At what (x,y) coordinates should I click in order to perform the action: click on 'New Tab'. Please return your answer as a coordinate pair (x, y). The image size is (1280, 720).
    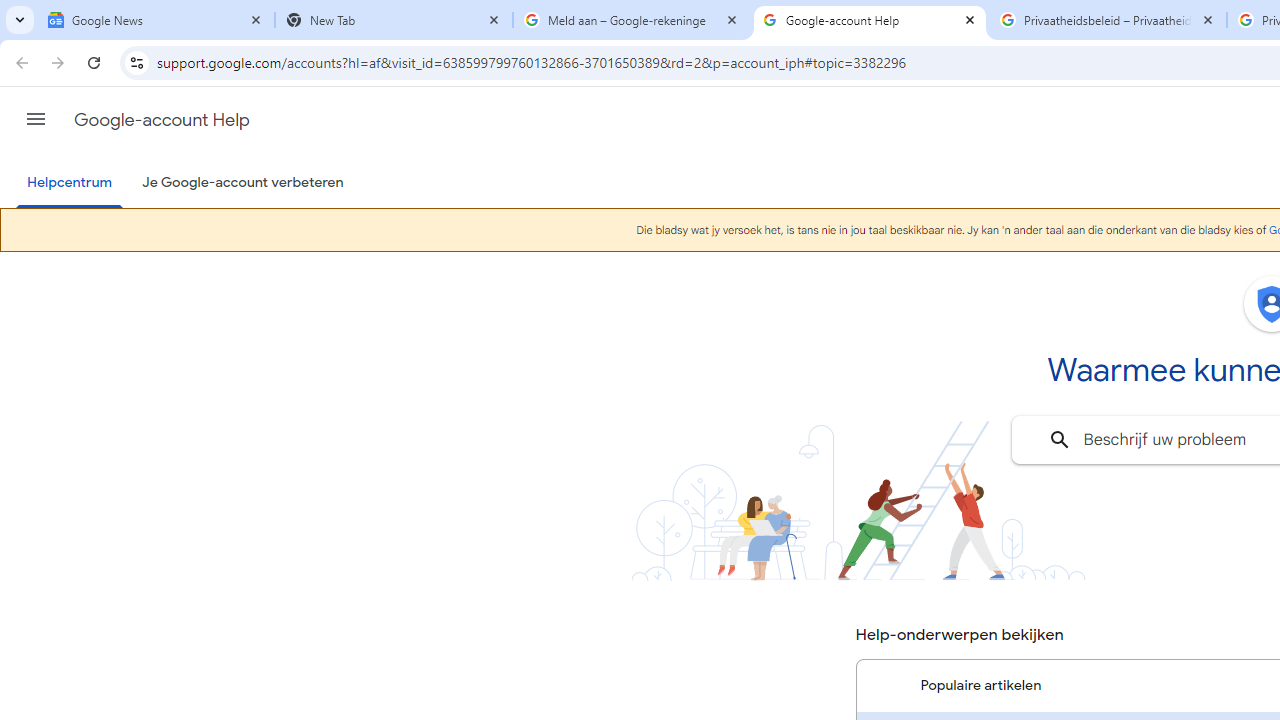
    Looking at the image, I should click on (394, 20).